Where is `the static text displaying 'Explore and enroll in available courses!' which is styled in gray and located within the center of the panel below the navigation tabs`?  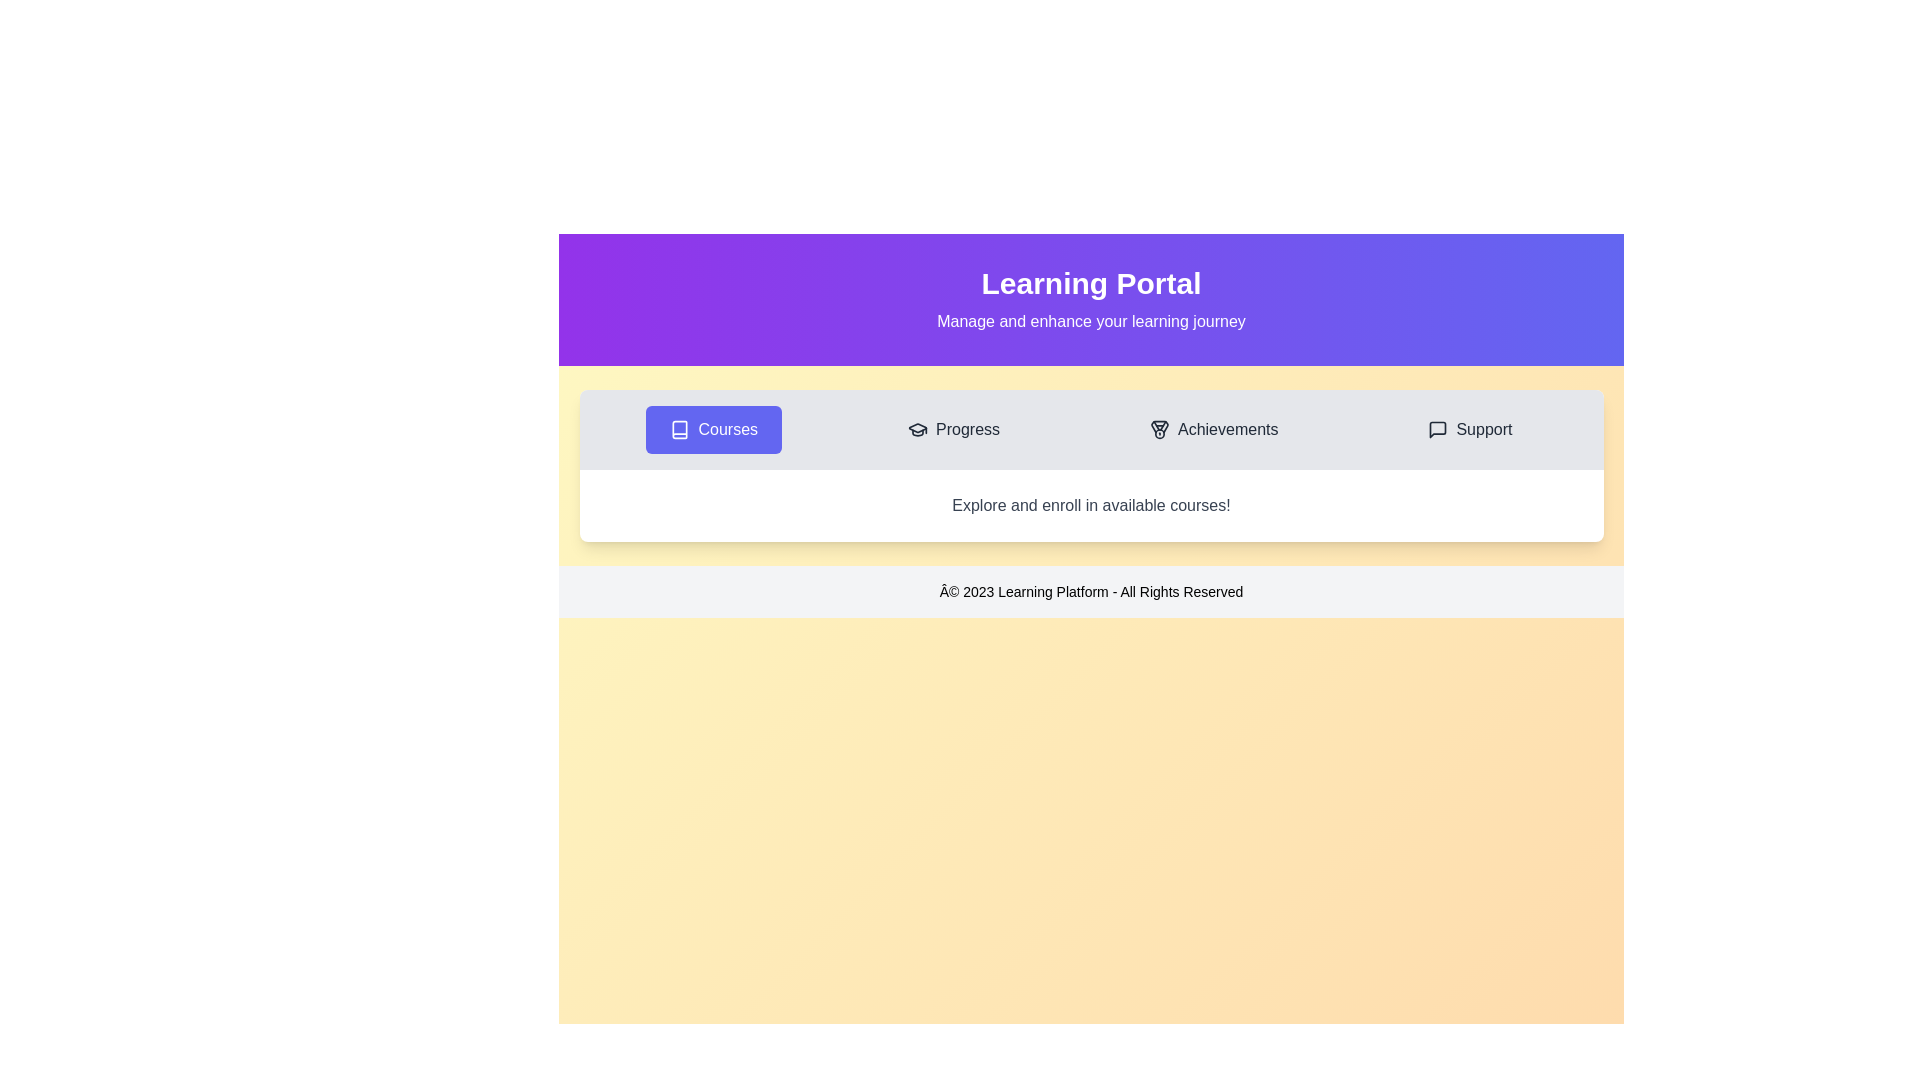
the static text displaying 'Explore and enroll in available courses!' which is styled in gray and located within the center of the panel below the navigation tabs is located at coordinates (1090, 504).